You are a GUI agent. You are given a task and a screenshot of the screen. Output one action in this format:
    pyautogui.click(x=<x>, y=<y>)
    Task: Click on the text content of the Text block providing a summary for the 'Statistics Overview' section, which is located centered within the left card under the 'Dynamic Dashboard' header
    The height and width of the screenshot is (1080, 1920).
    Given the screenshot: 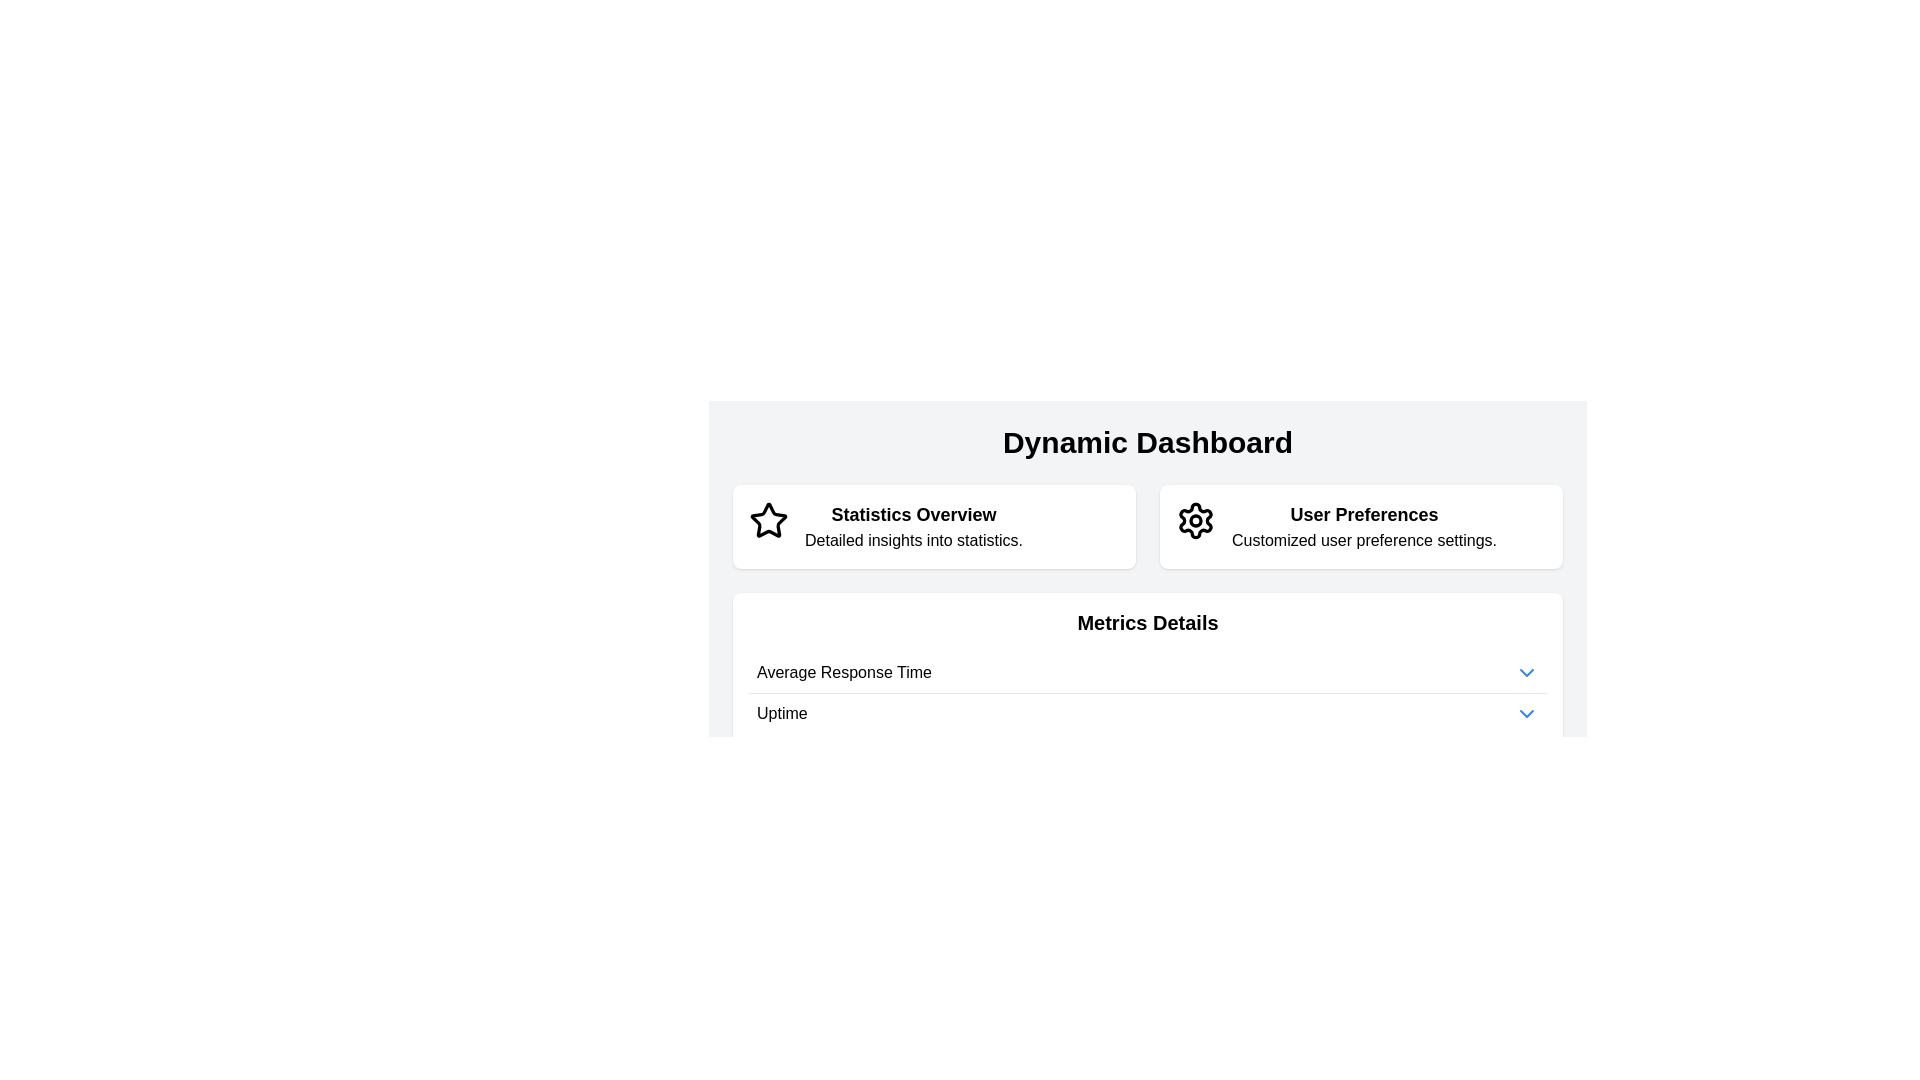 What is the action you would take?
    pyautogui.click(x=912, y=526)
    